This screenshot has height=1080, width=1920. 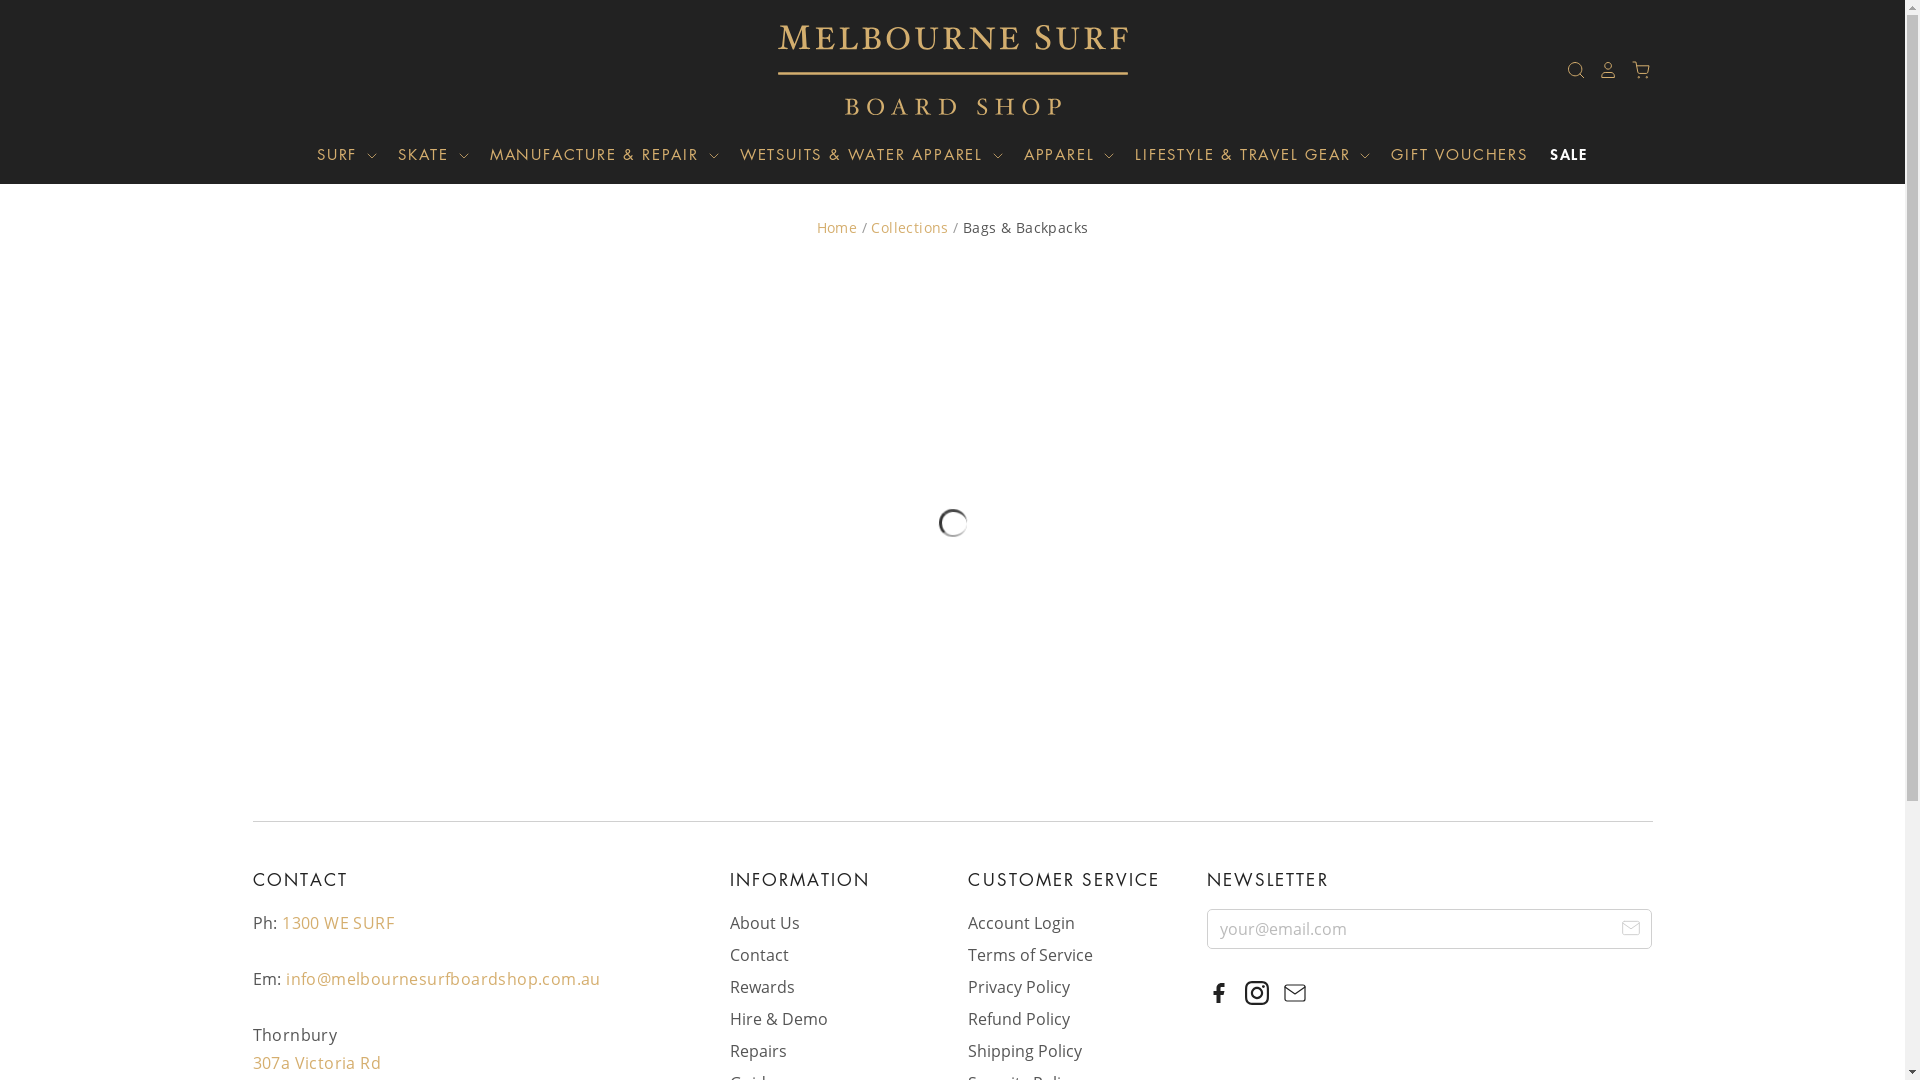 What do you see at coordinates (1368, 153) in the screenshot?
I see `'GIFT VOUCHERS'` at bounding box center [1368, 153].